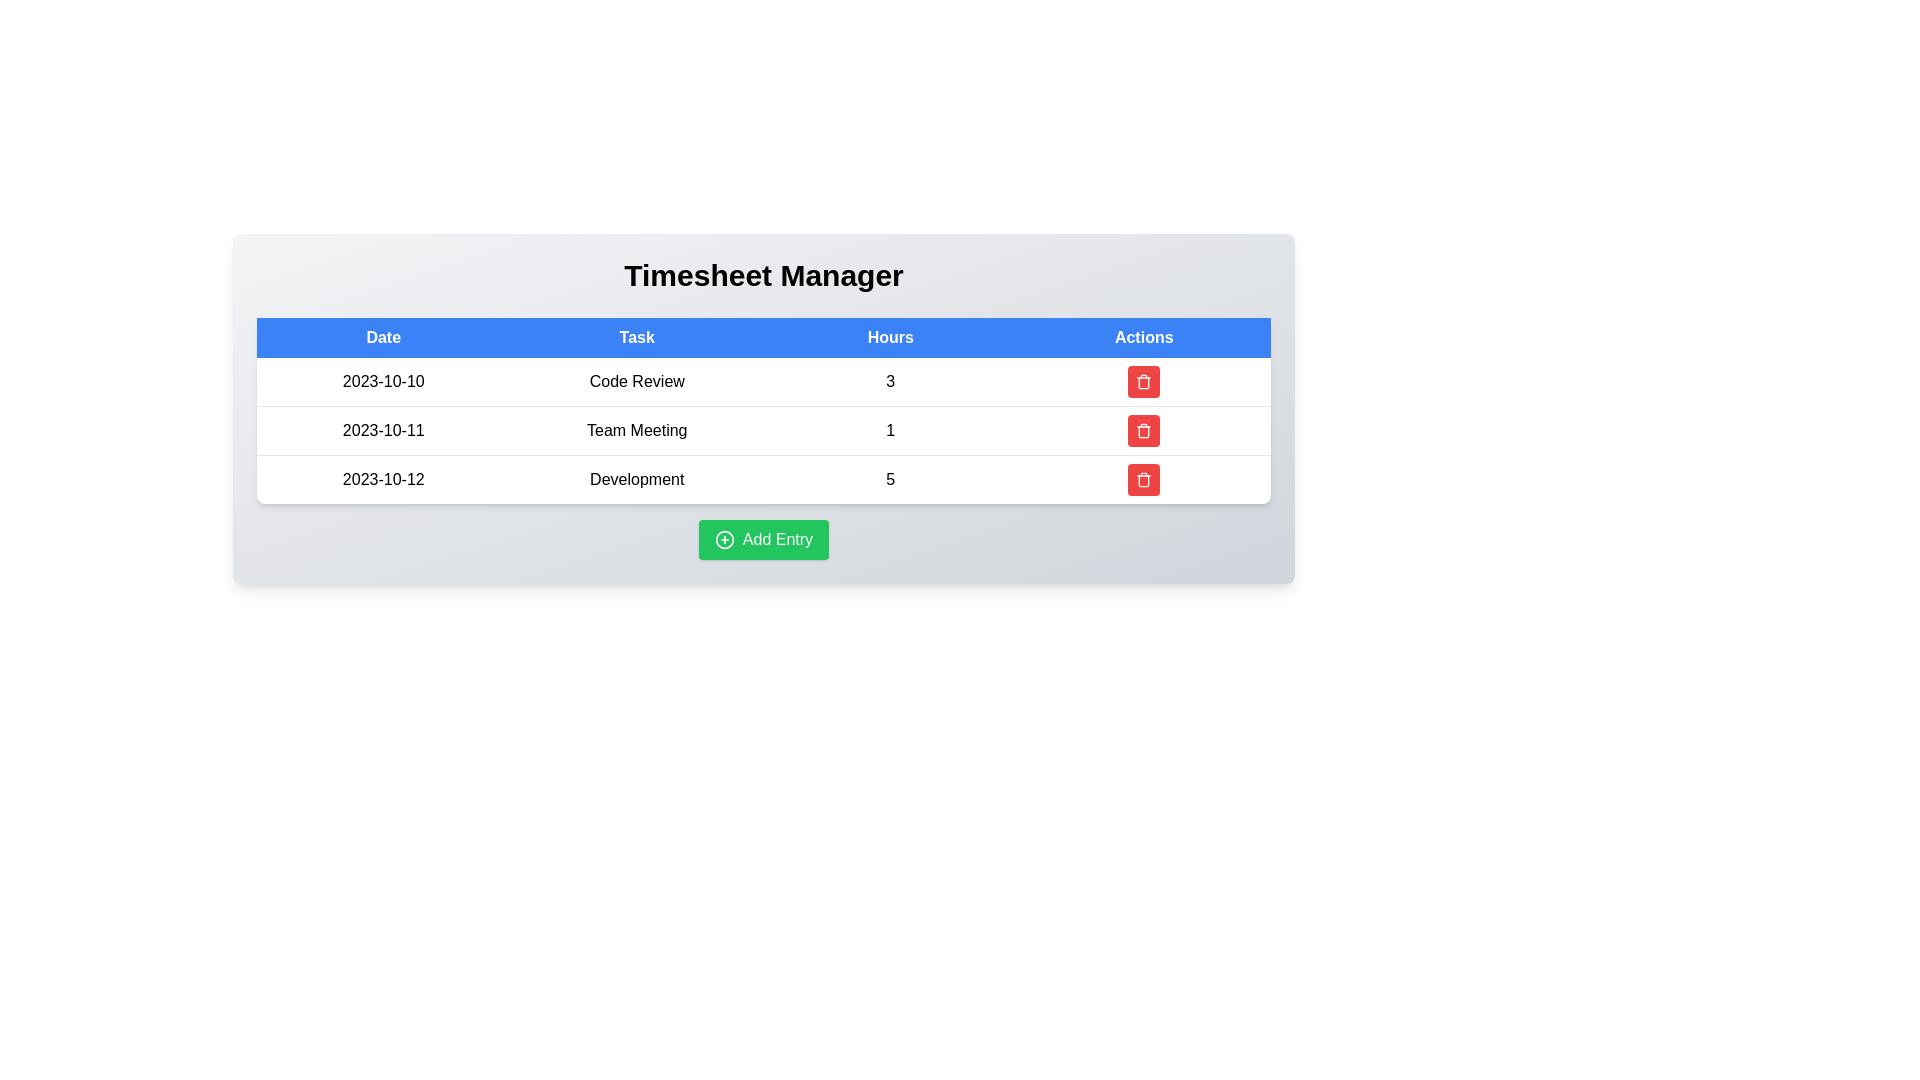 The height and width of the screenshot is (1080, 1920). What do you see at coordinates (889, 382) in the screenshot?
I see `the text displaying the number of hours for the task 'Code Review' on the date '2023-10-10' in the 'Hours' column of the timesheet table` at bounding box center [889, 382].